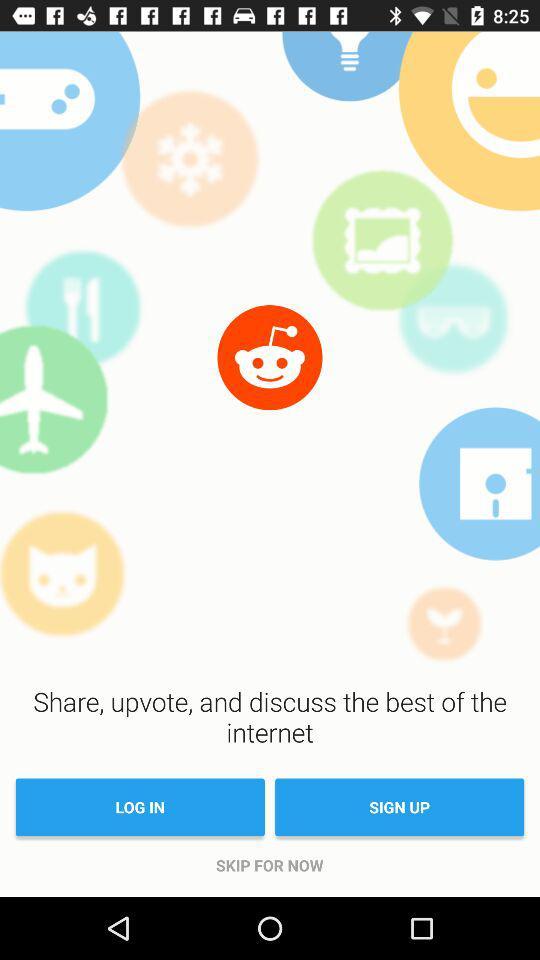 The width and height of the screenshot is (540, 960). What do you see at coordinates (269, 864) in the screenshot?
I see `item below the log in item` at bounding box center [269, 864].